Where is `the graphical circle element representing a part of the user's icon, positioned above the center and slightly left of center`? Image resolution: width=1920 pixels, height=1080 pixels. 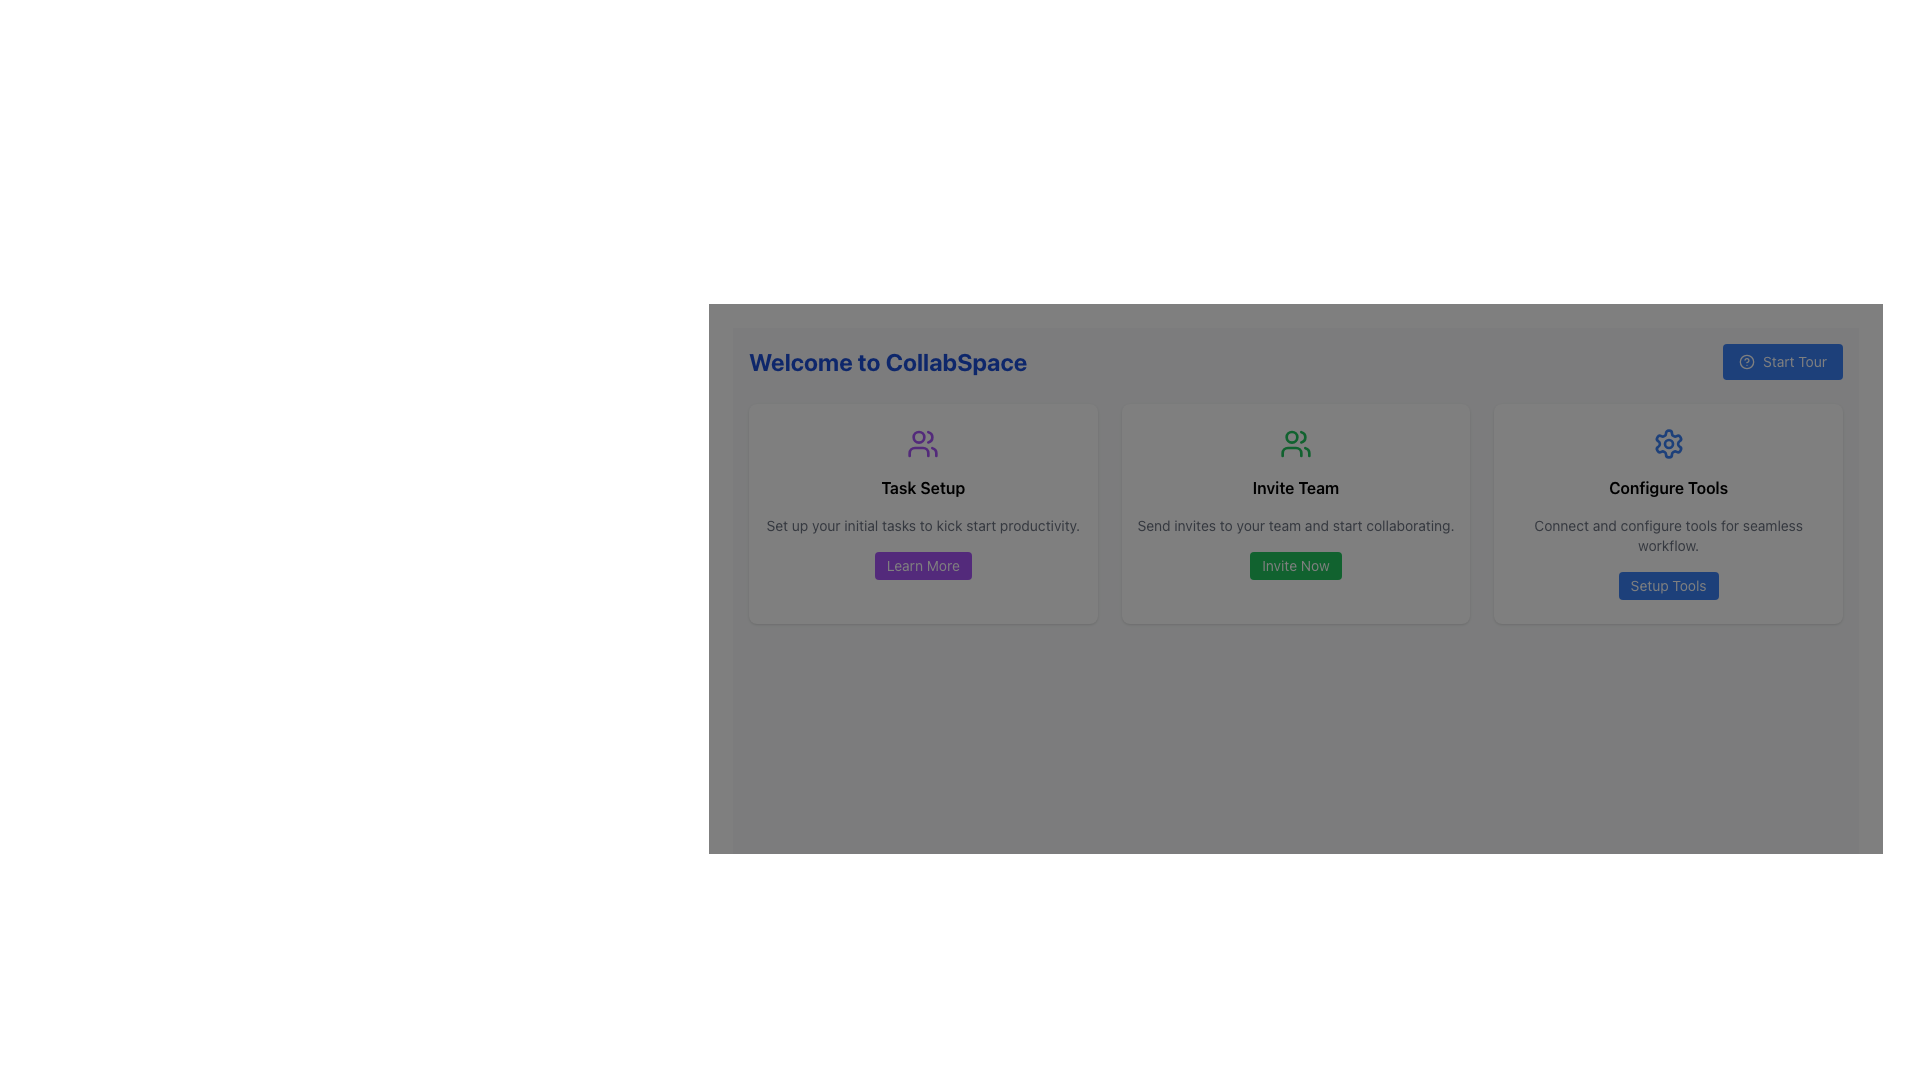
the graphical circle element representing a part of the user's icon, positioned above the center and slightly left of center is located at coordinates (918, 436).